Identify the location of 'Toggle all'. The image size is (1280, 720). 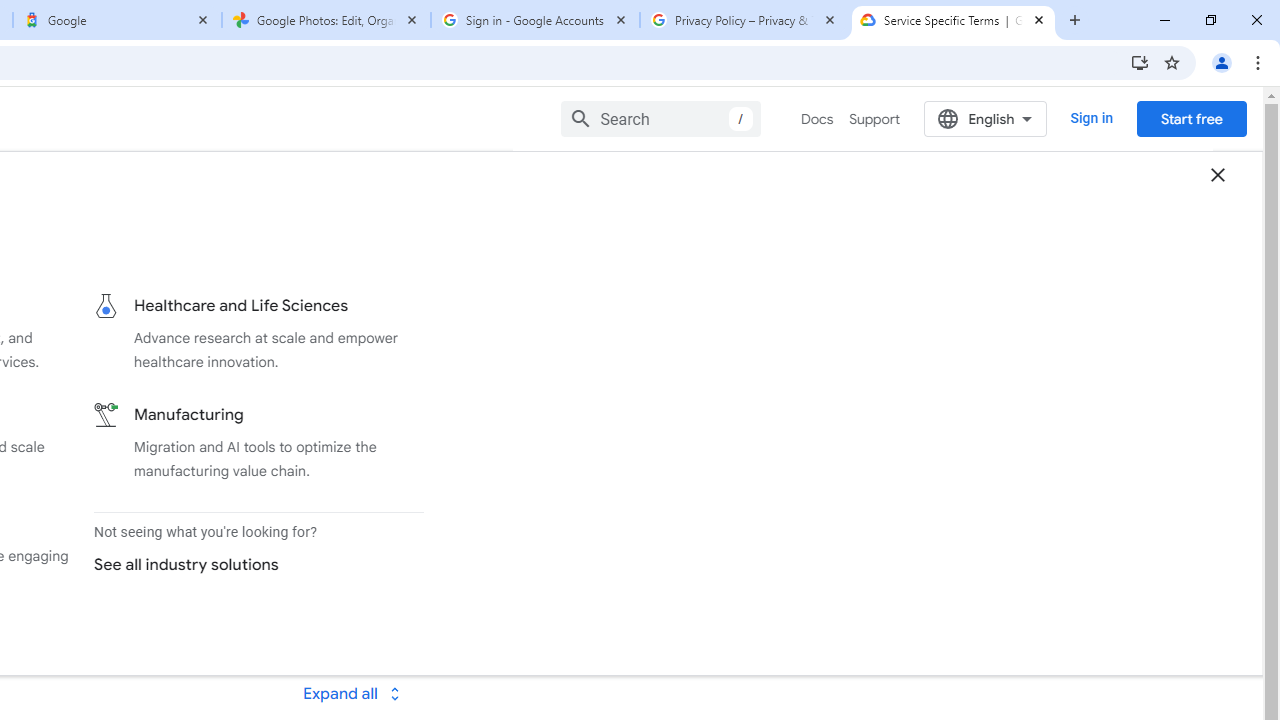
(351, 692).